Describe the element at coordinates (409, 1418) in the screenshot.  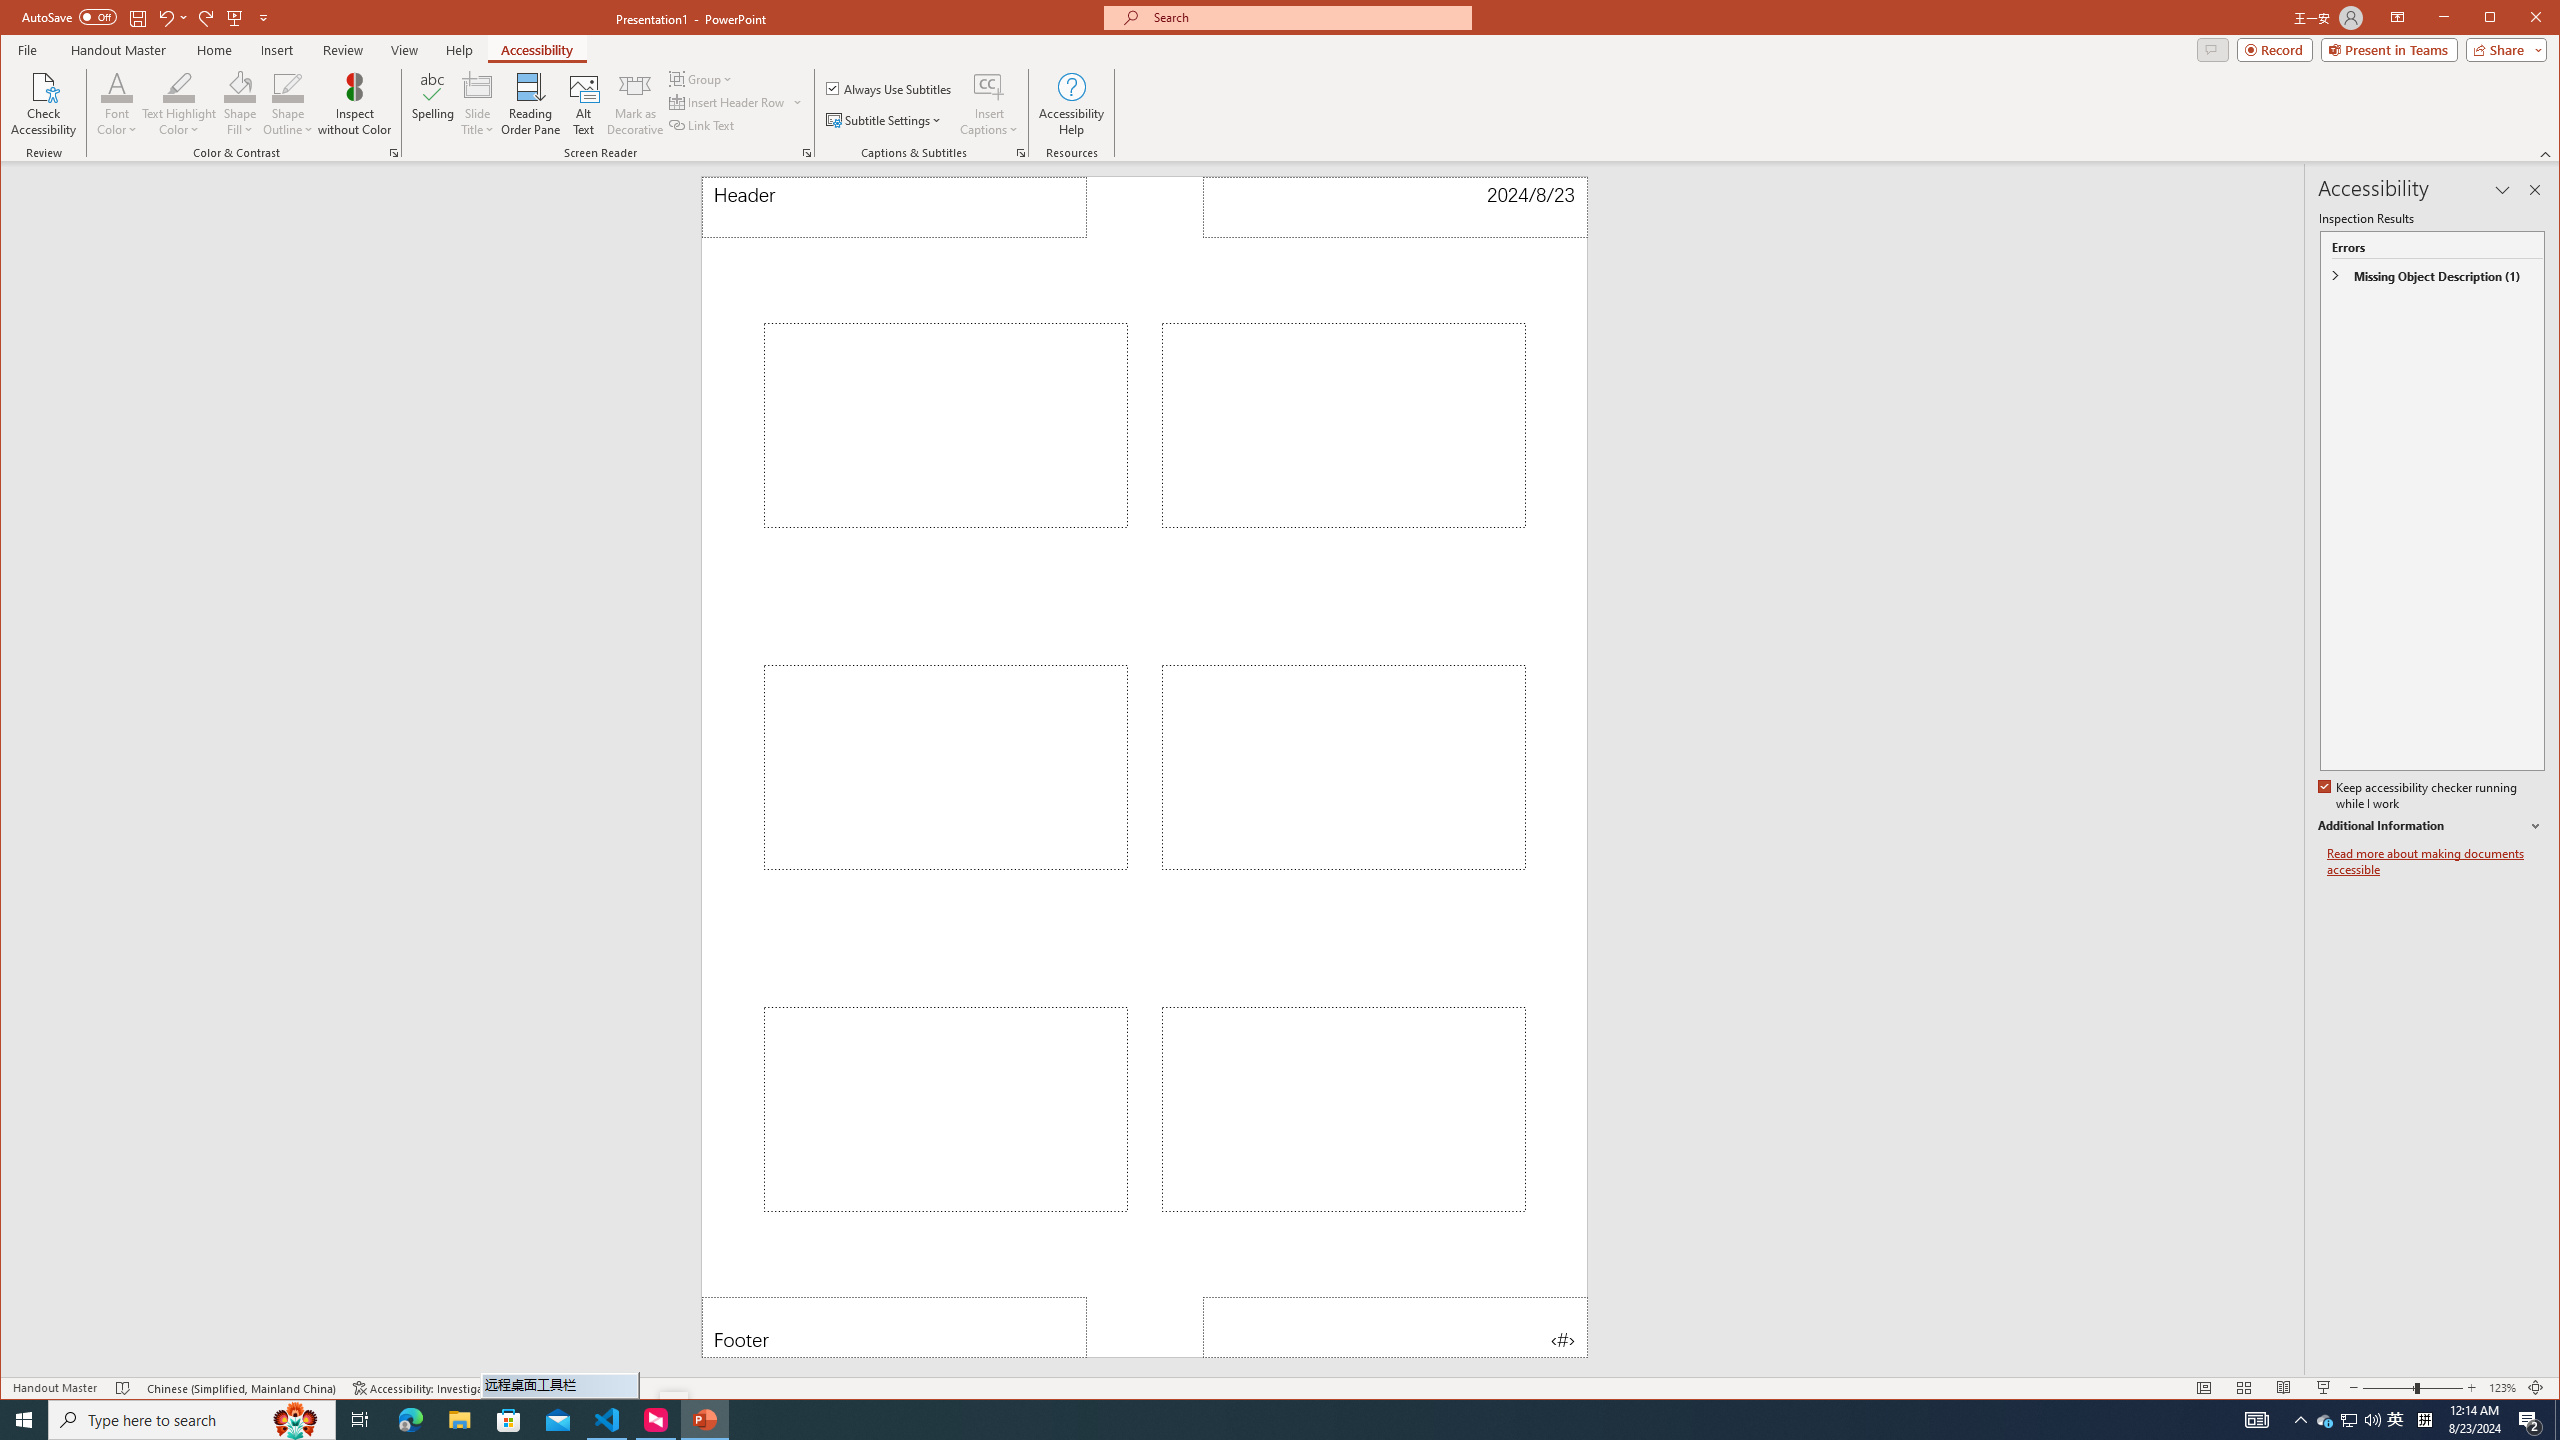
I see `'Microsoft Edge'` at that location.